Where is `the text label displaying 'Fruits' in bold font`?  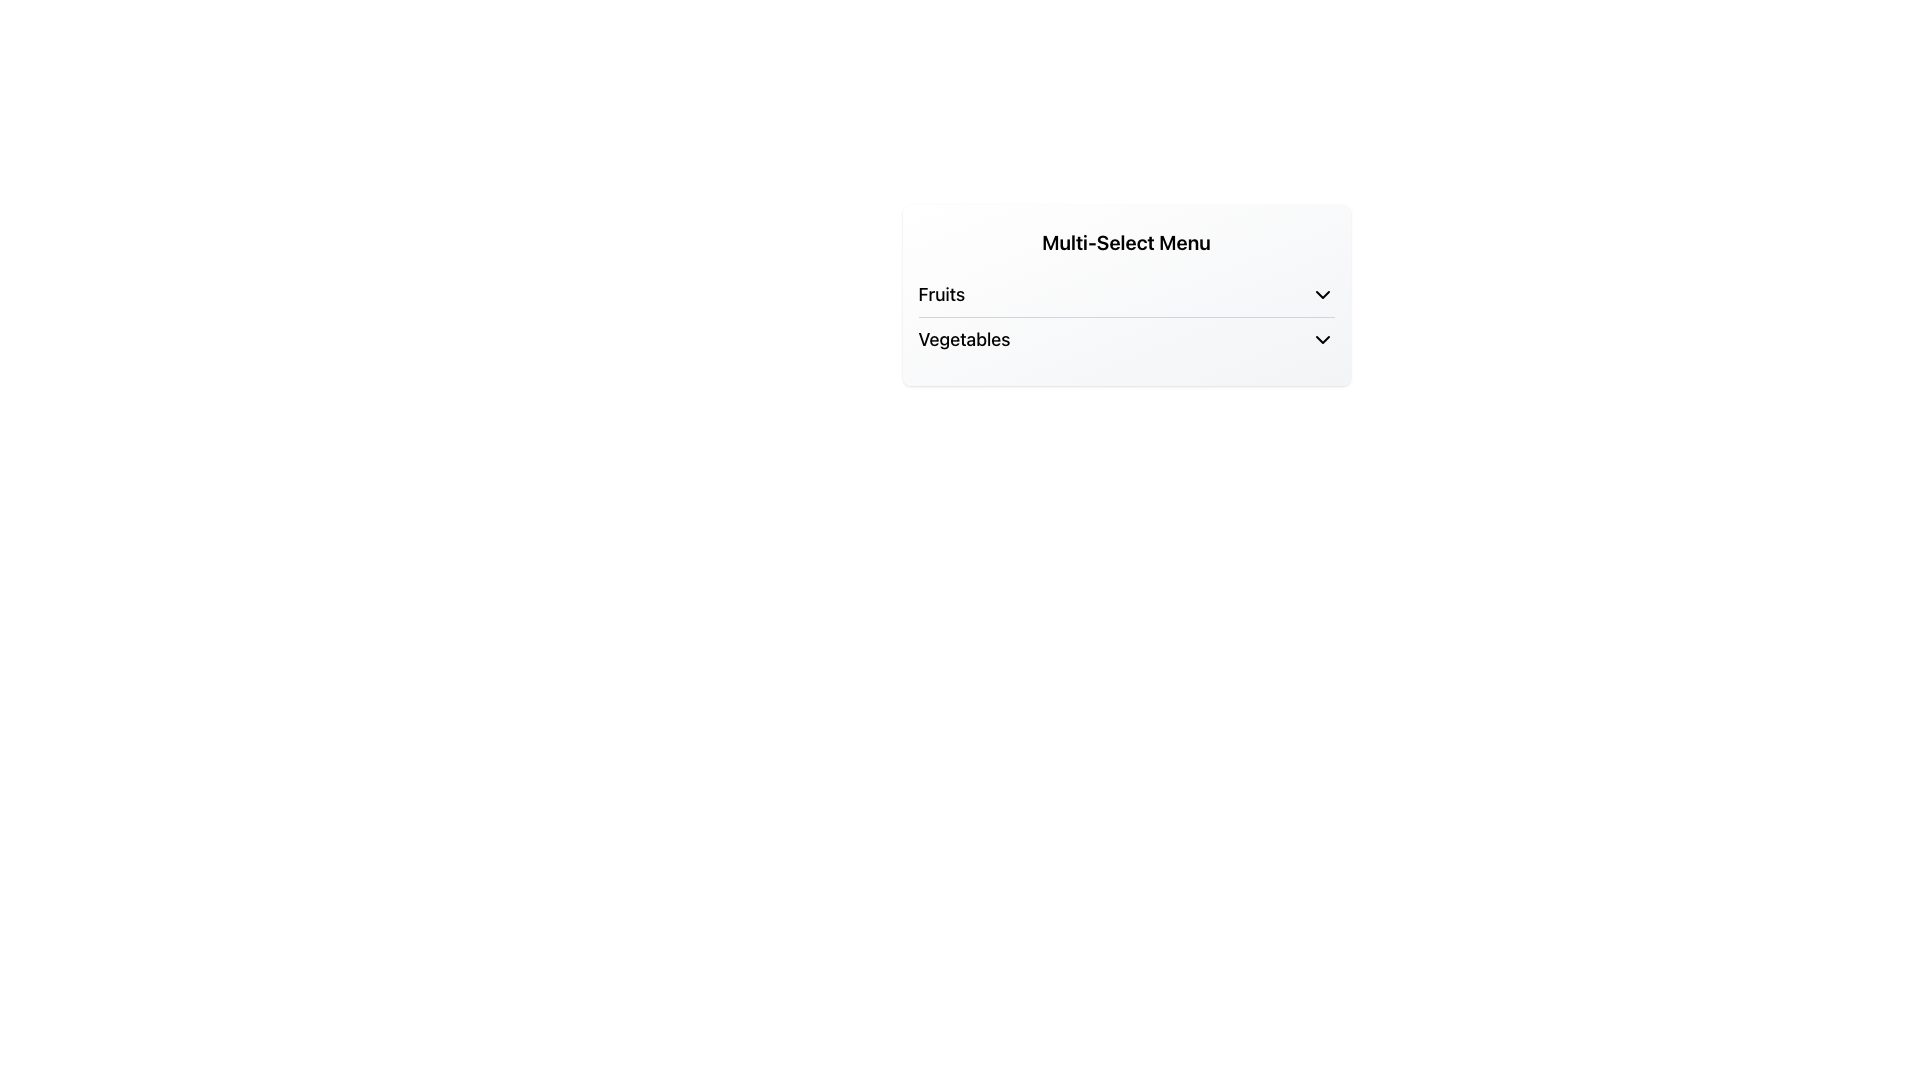 the text label displaying 'Fruits' in bold font is located at coordinates (940, 294).